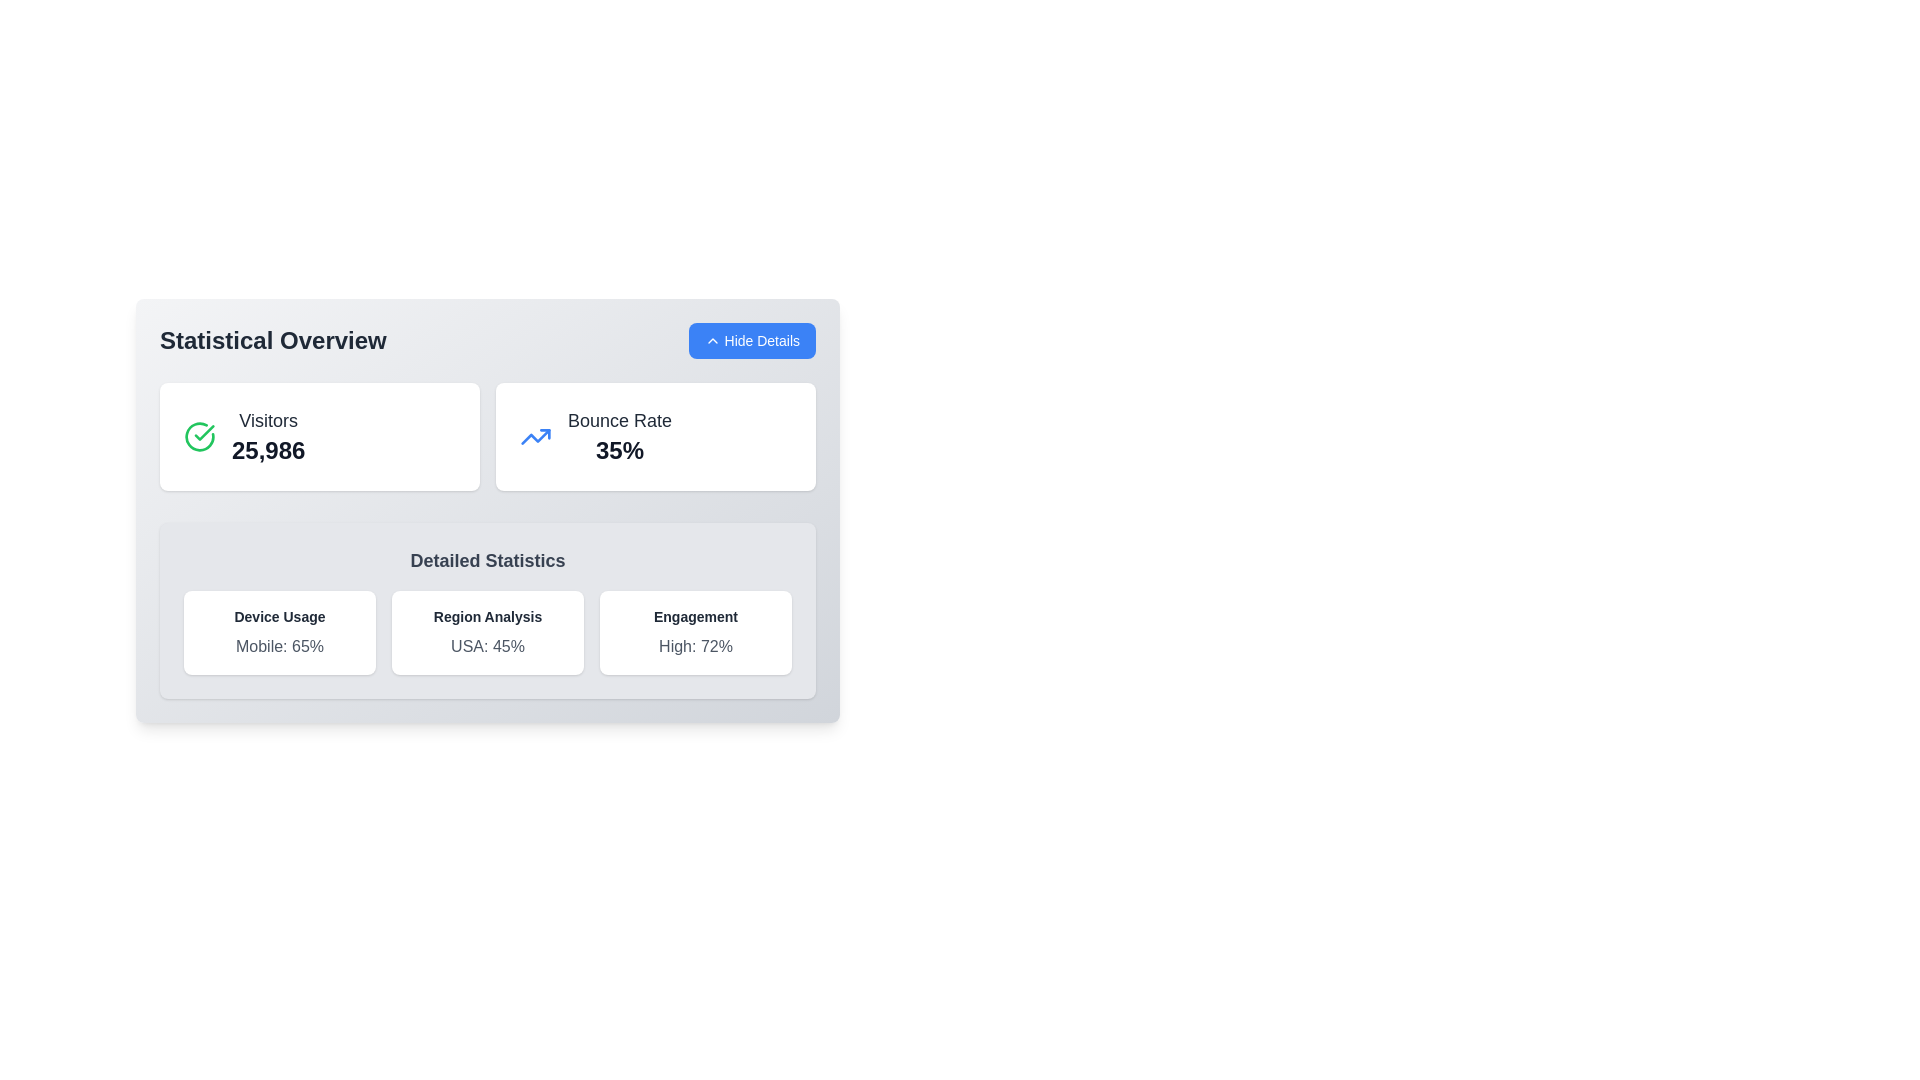 The image size is (1920, 1080). What do you see at coordinates (751, 339) in the screenshot?
I see `the toggle button located in the top-right corner of the 'Statistical Overview' section to hide the detailed information` at bounding box center [751, 339].